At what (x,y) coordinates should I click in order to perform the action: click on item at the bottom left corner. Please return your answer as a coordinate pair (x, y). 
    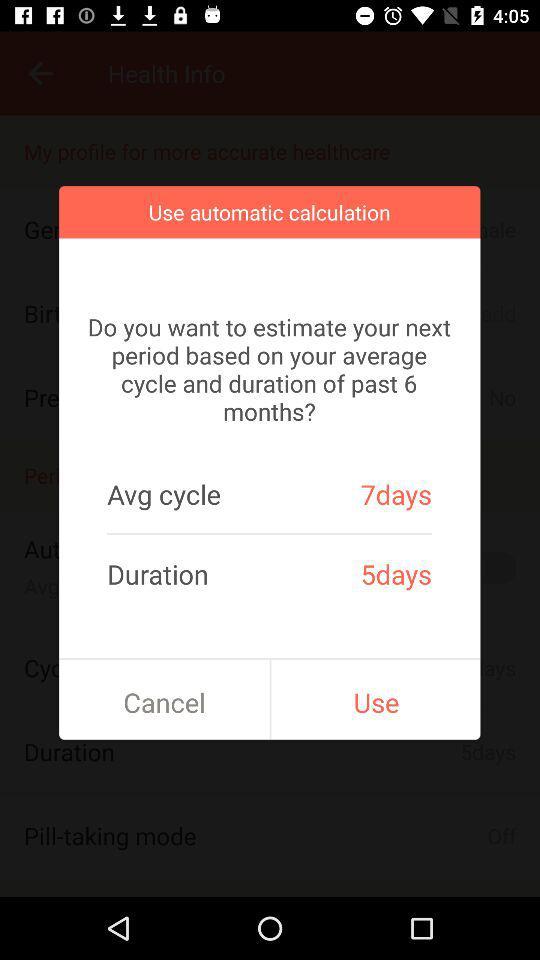
    Looking at the image, I should click on (163, 702).